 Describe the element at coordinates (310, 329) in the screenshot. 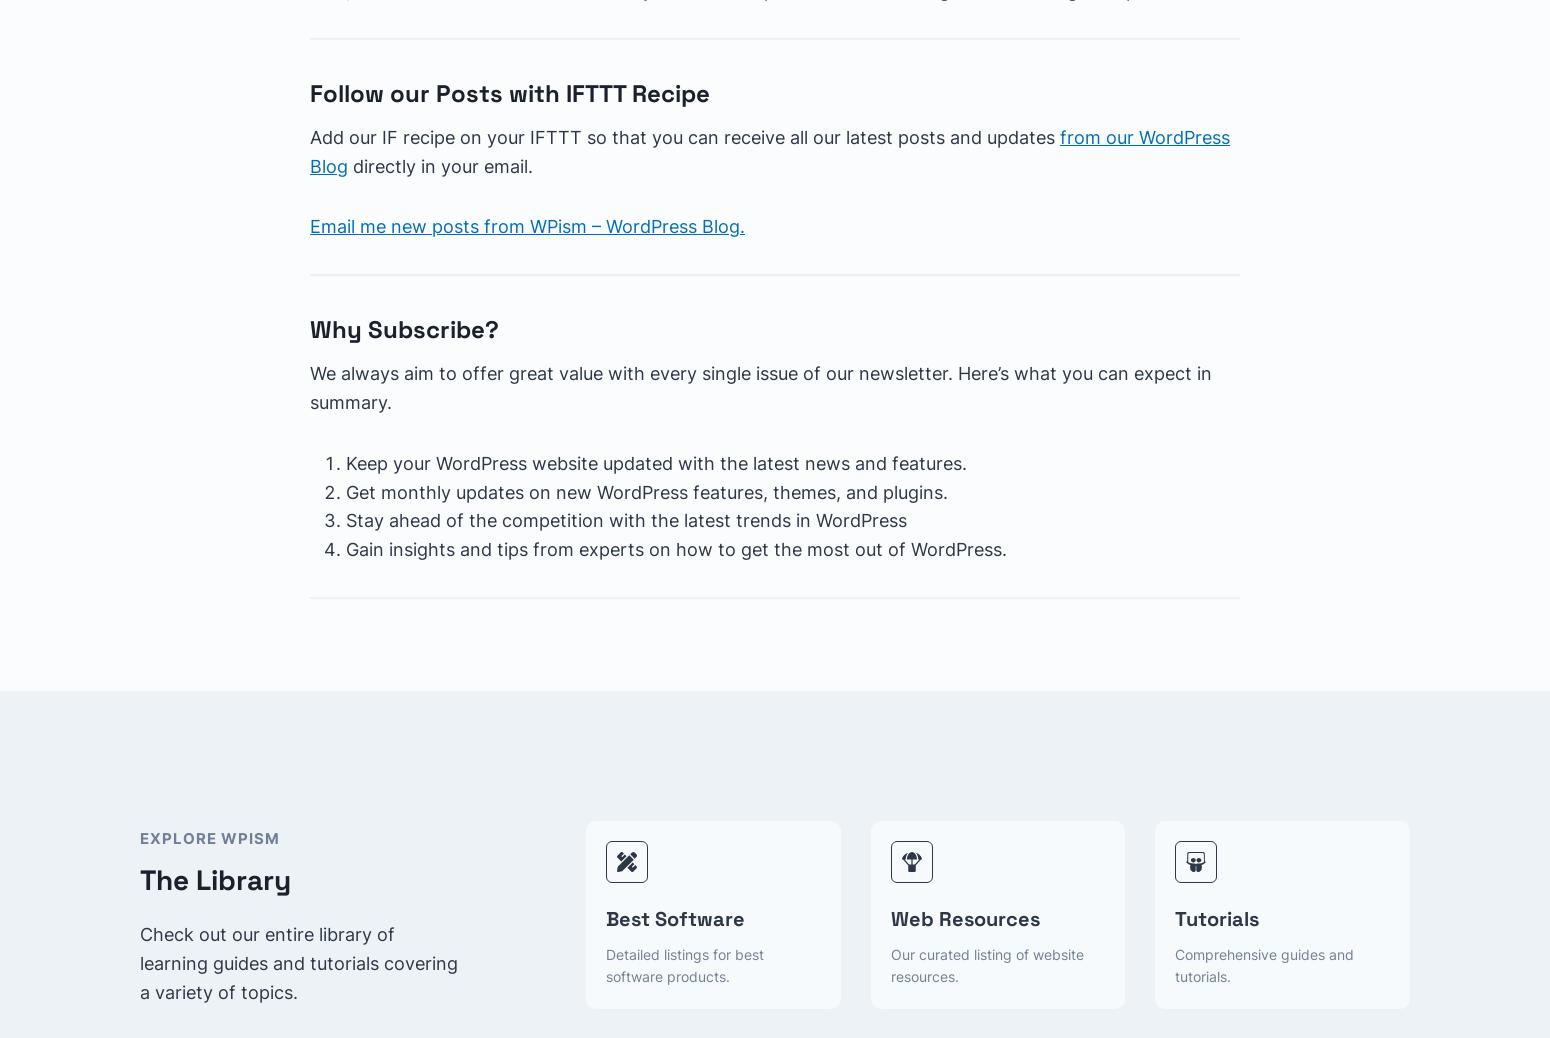

I see `'Why Subscribe?'` at that location.